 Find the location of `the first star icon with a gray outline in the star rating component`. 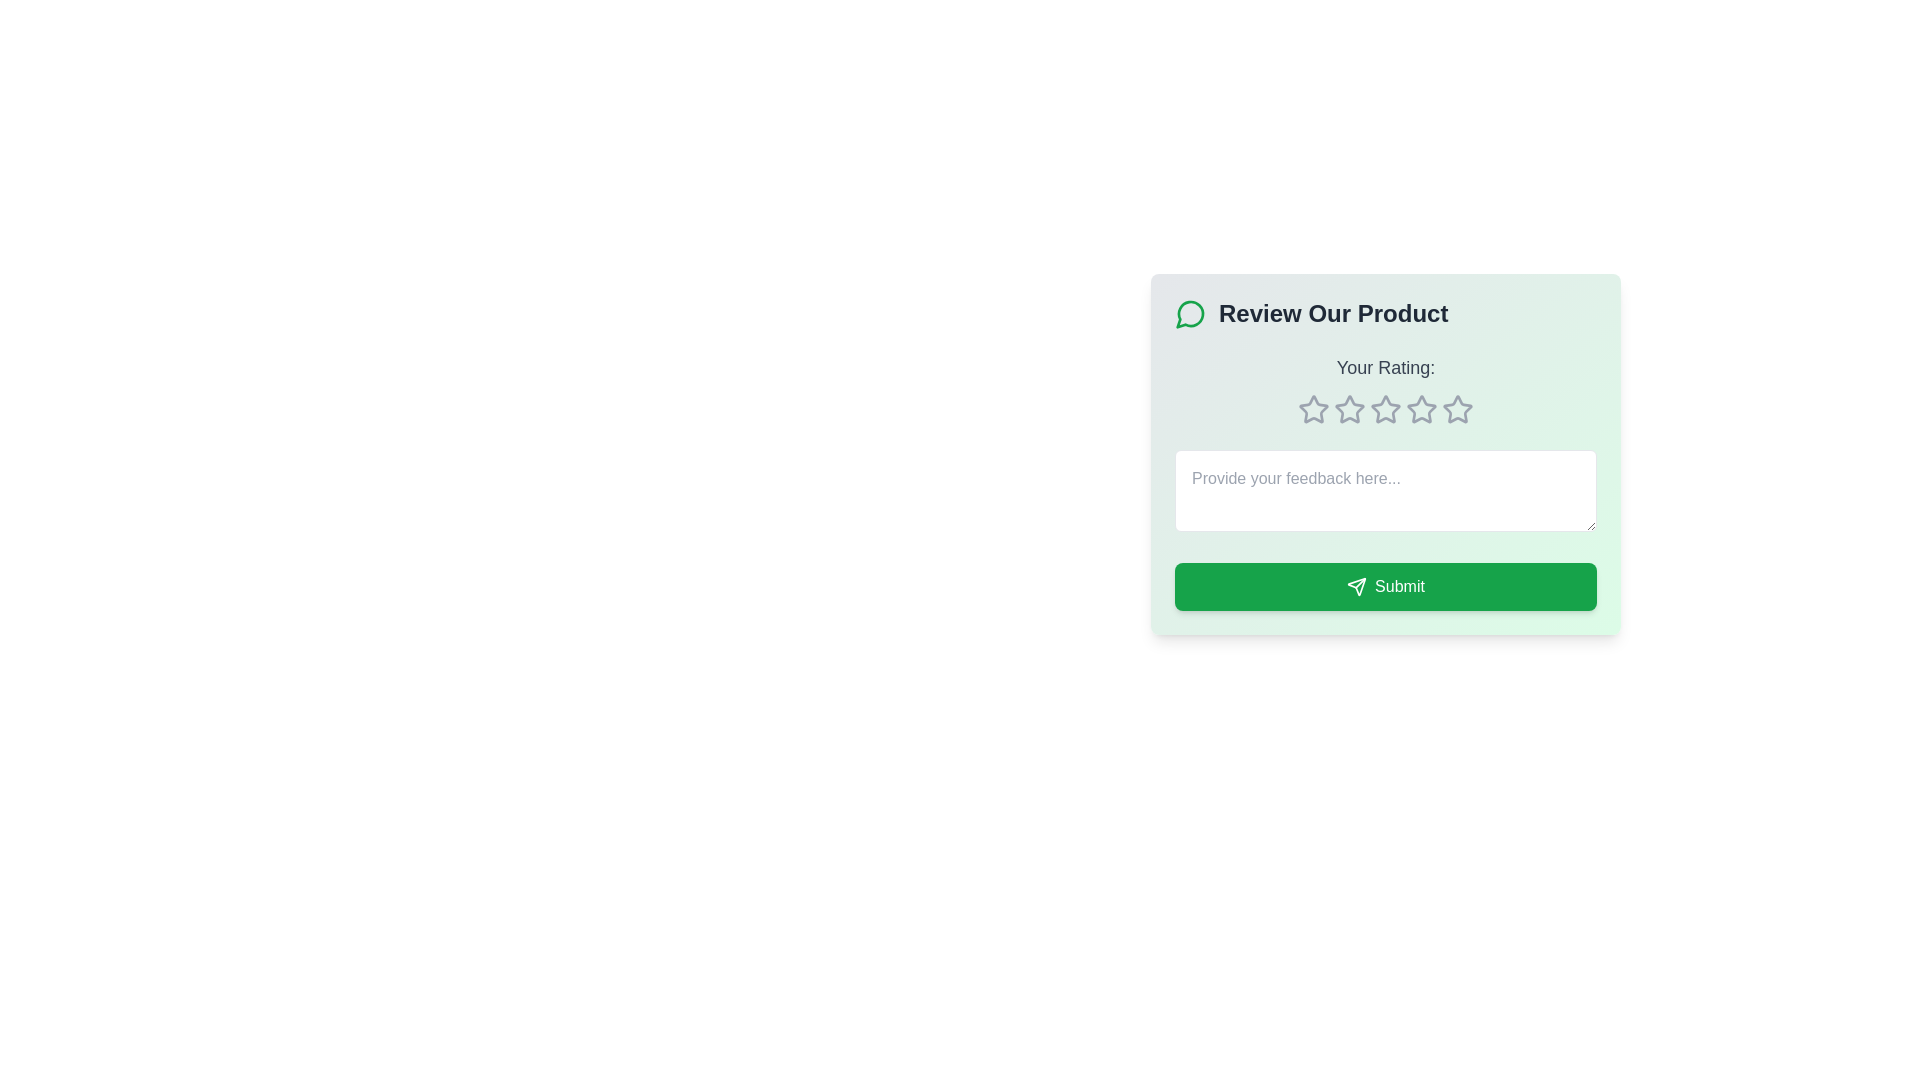

the first star icon with a gray outline in the star rating component is located at coordinates (1314, 408).